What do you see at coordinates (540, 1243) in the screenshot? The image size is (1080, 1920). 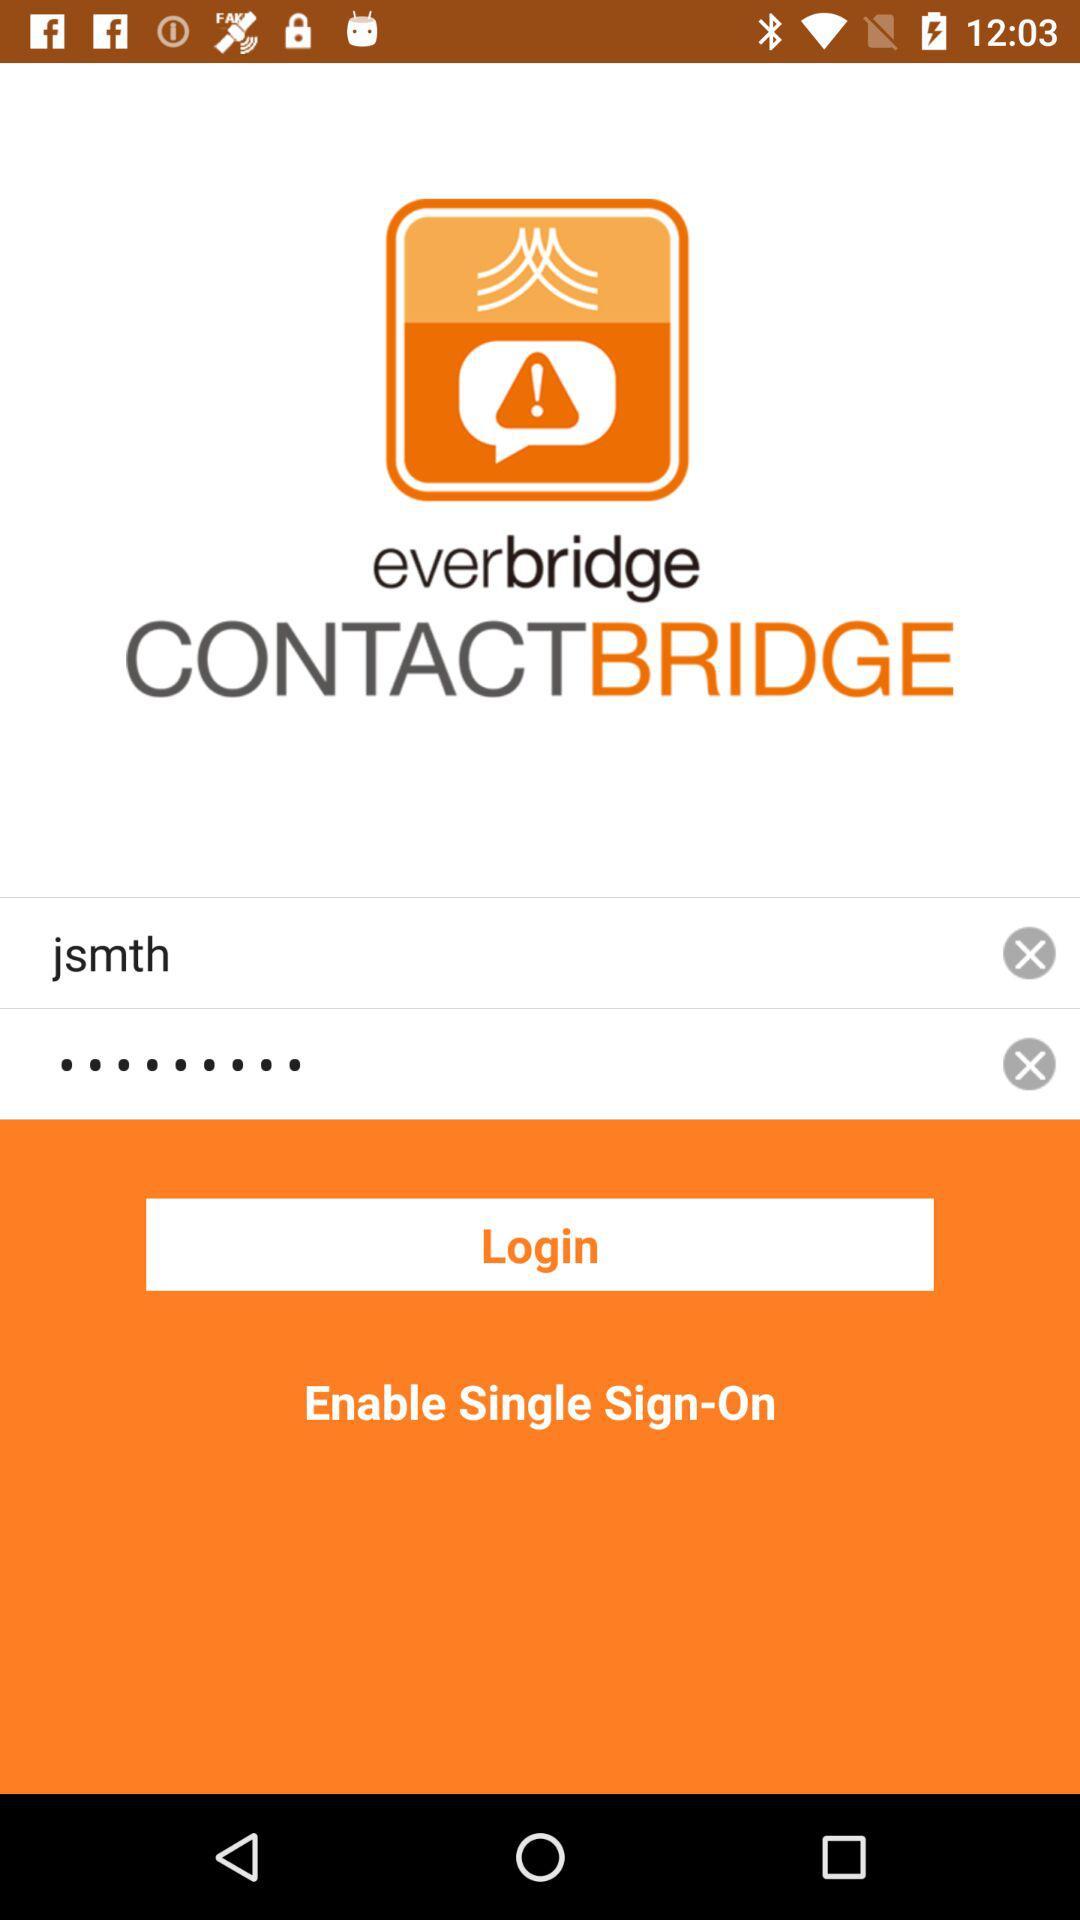 I see `the login` at bounding box center [540, 1243].